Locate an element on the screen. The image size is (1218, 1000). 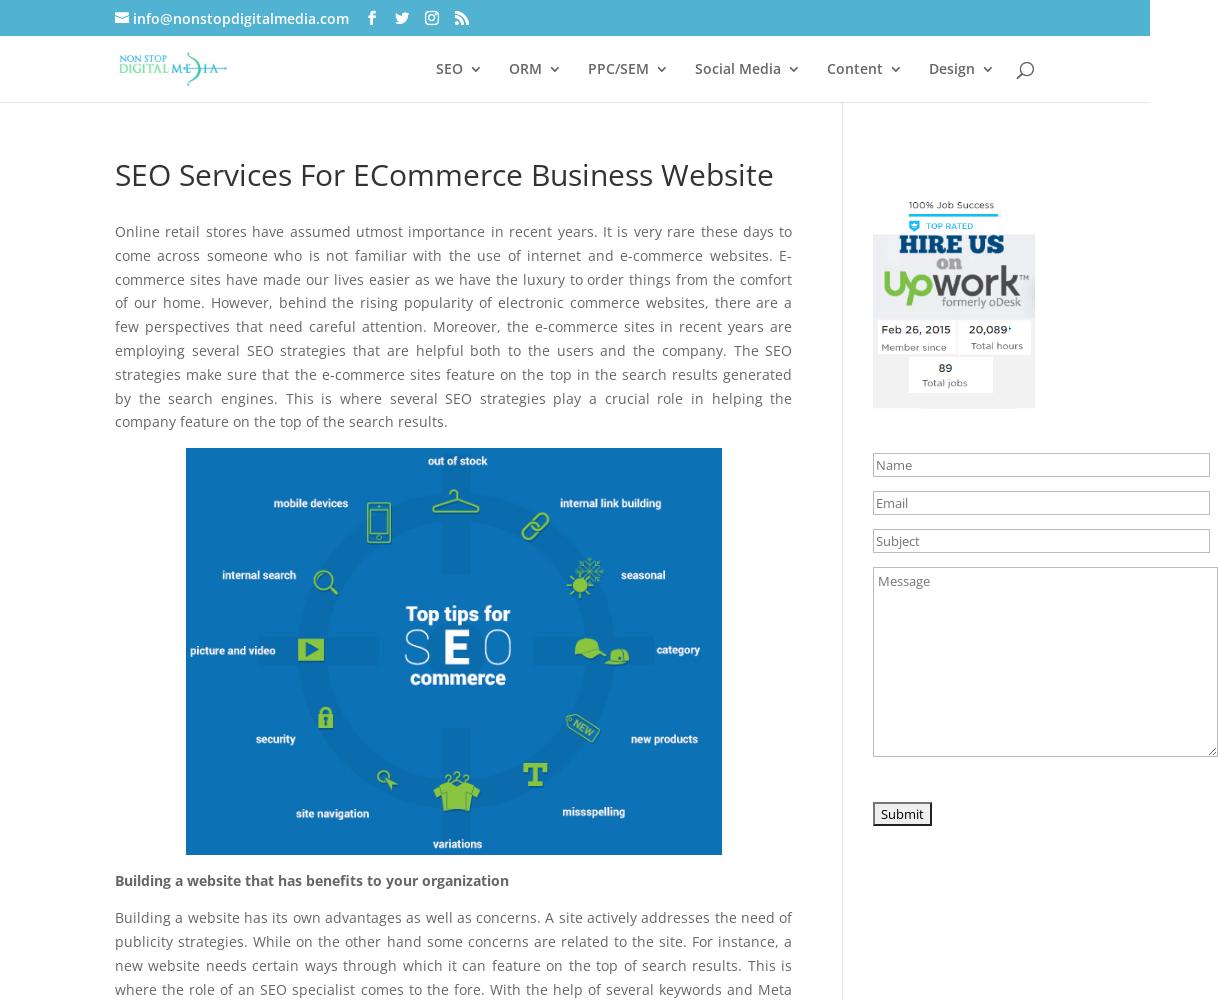
'AdWords PPC Management' is located at coordinates (628, 158).